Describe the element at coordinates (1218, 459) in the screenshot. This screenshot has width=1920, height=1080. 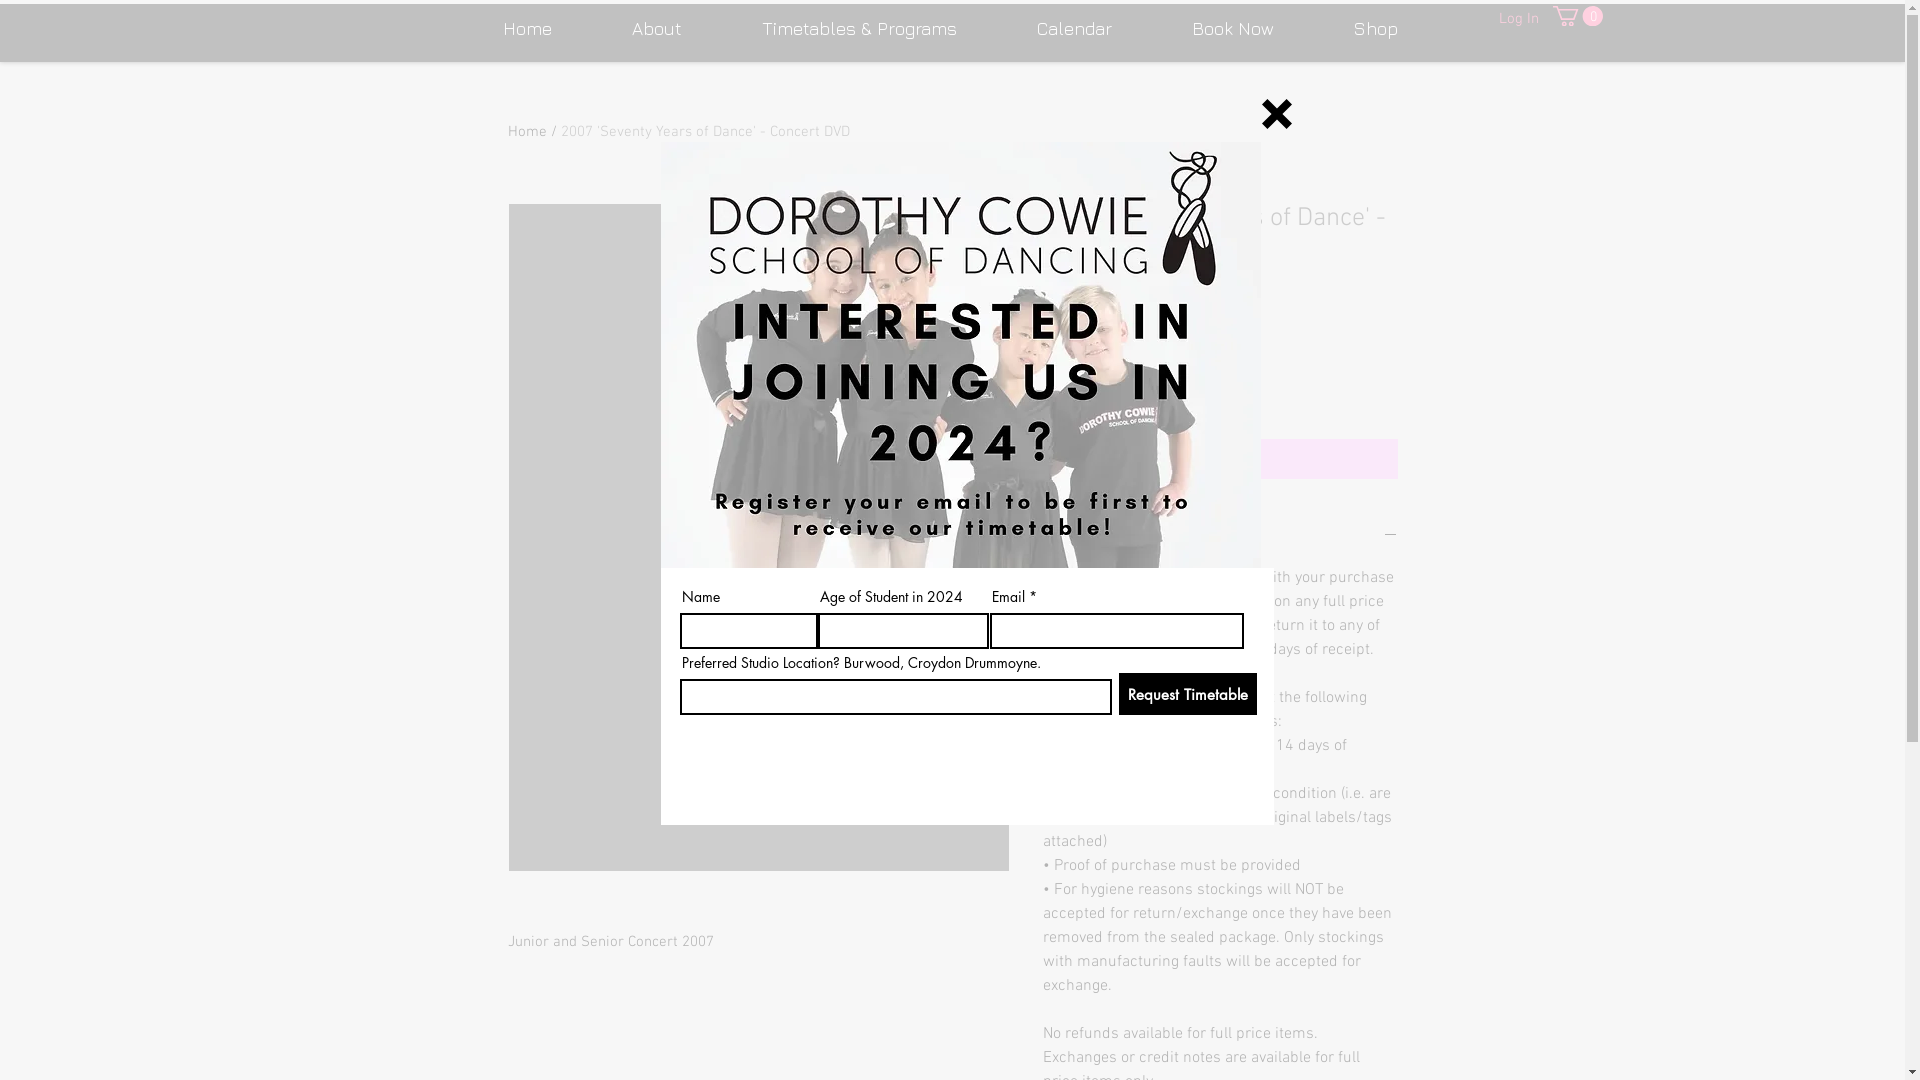
I see `'Add to Cart'` at that location.